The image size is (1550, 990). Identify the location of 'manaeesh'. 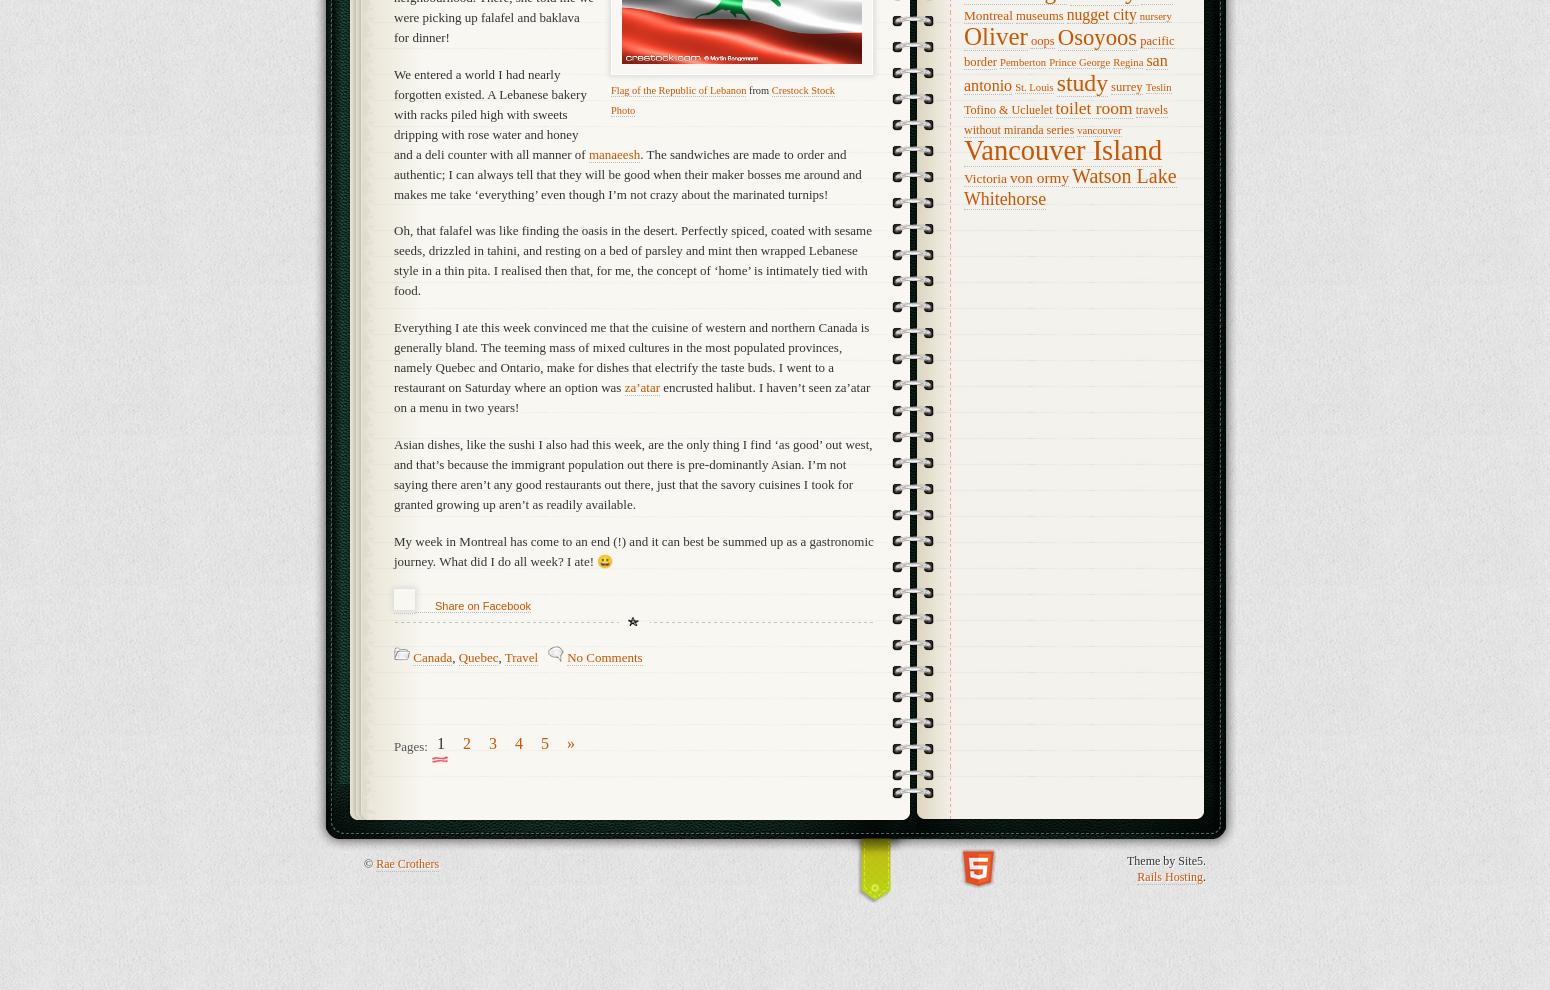
(613, 153).